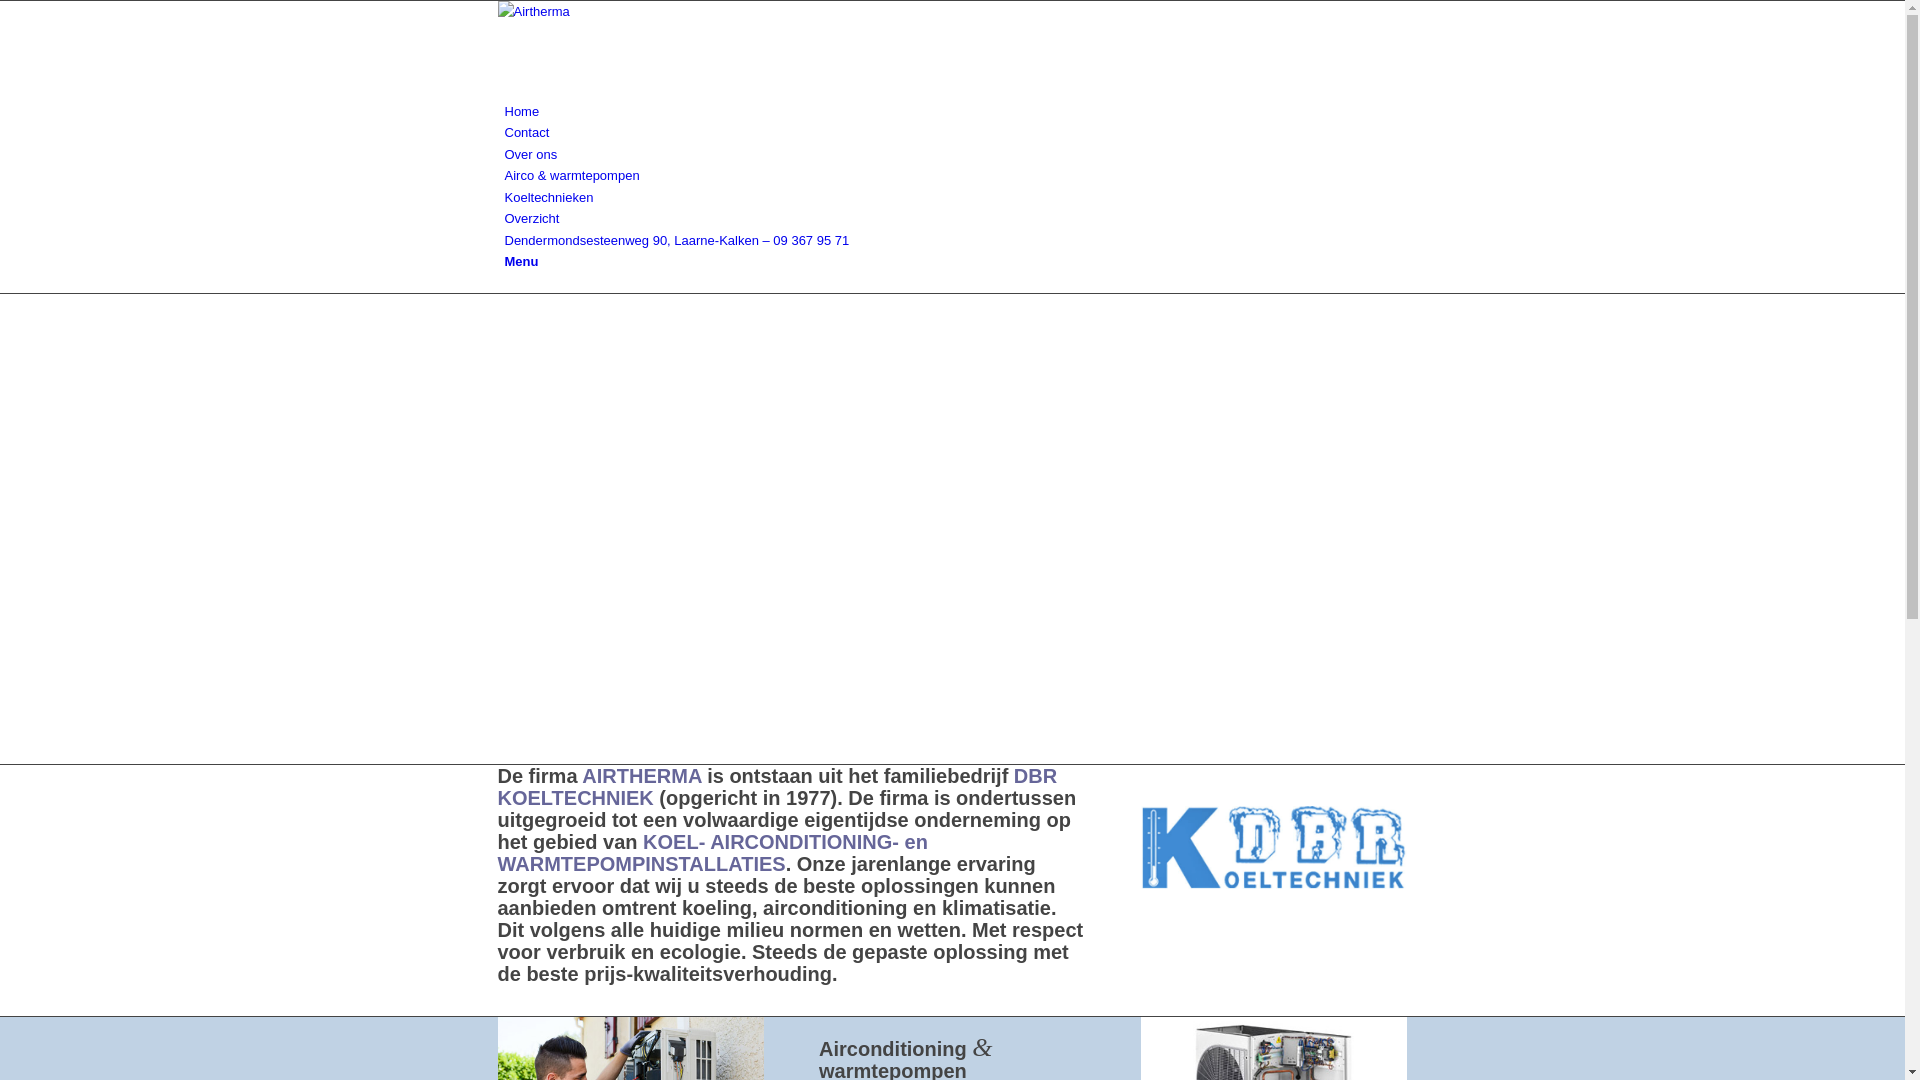 The width and height of the screenshot is (1920, 1080). Describe the element at coordinates (627, 1005) in the screenshot. I see `'Contacteer ons voor uw vragen of een offerte'` at that location.